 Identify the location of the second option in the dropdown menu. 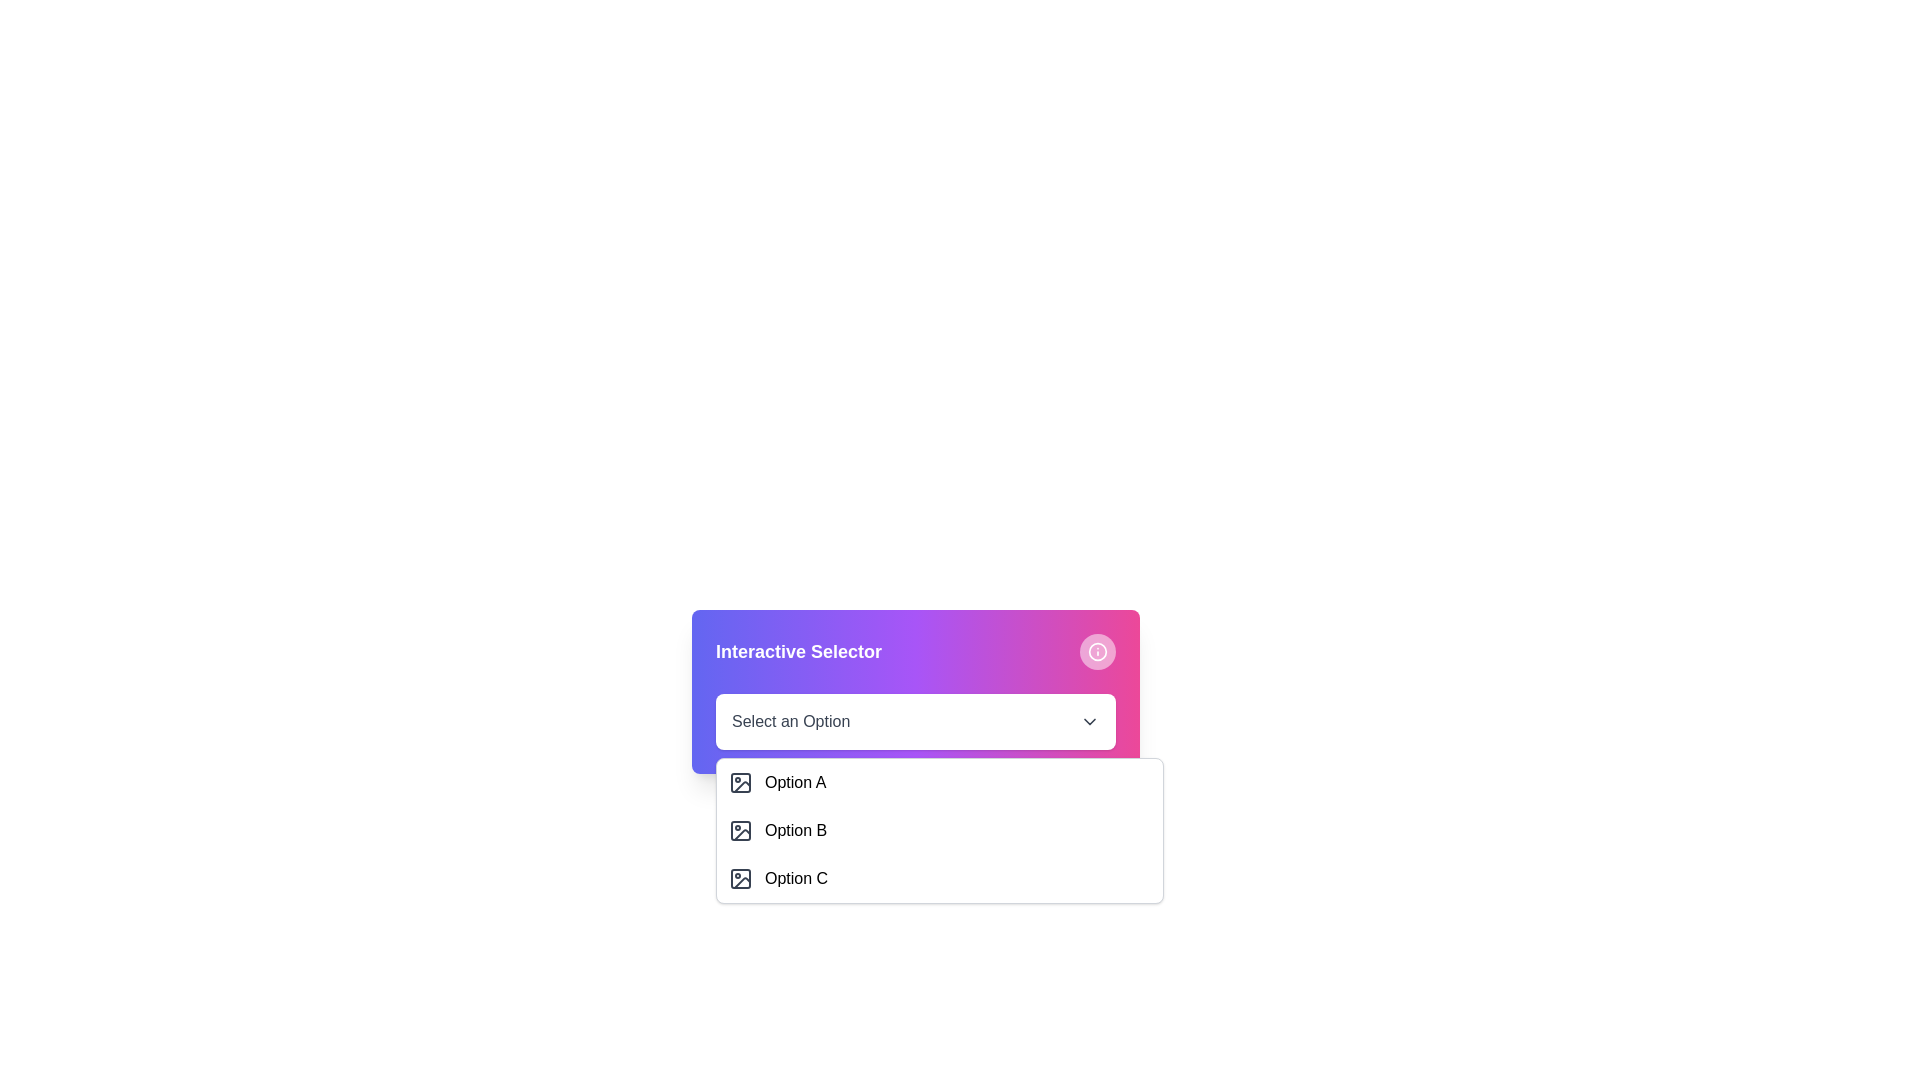
(939, 830).